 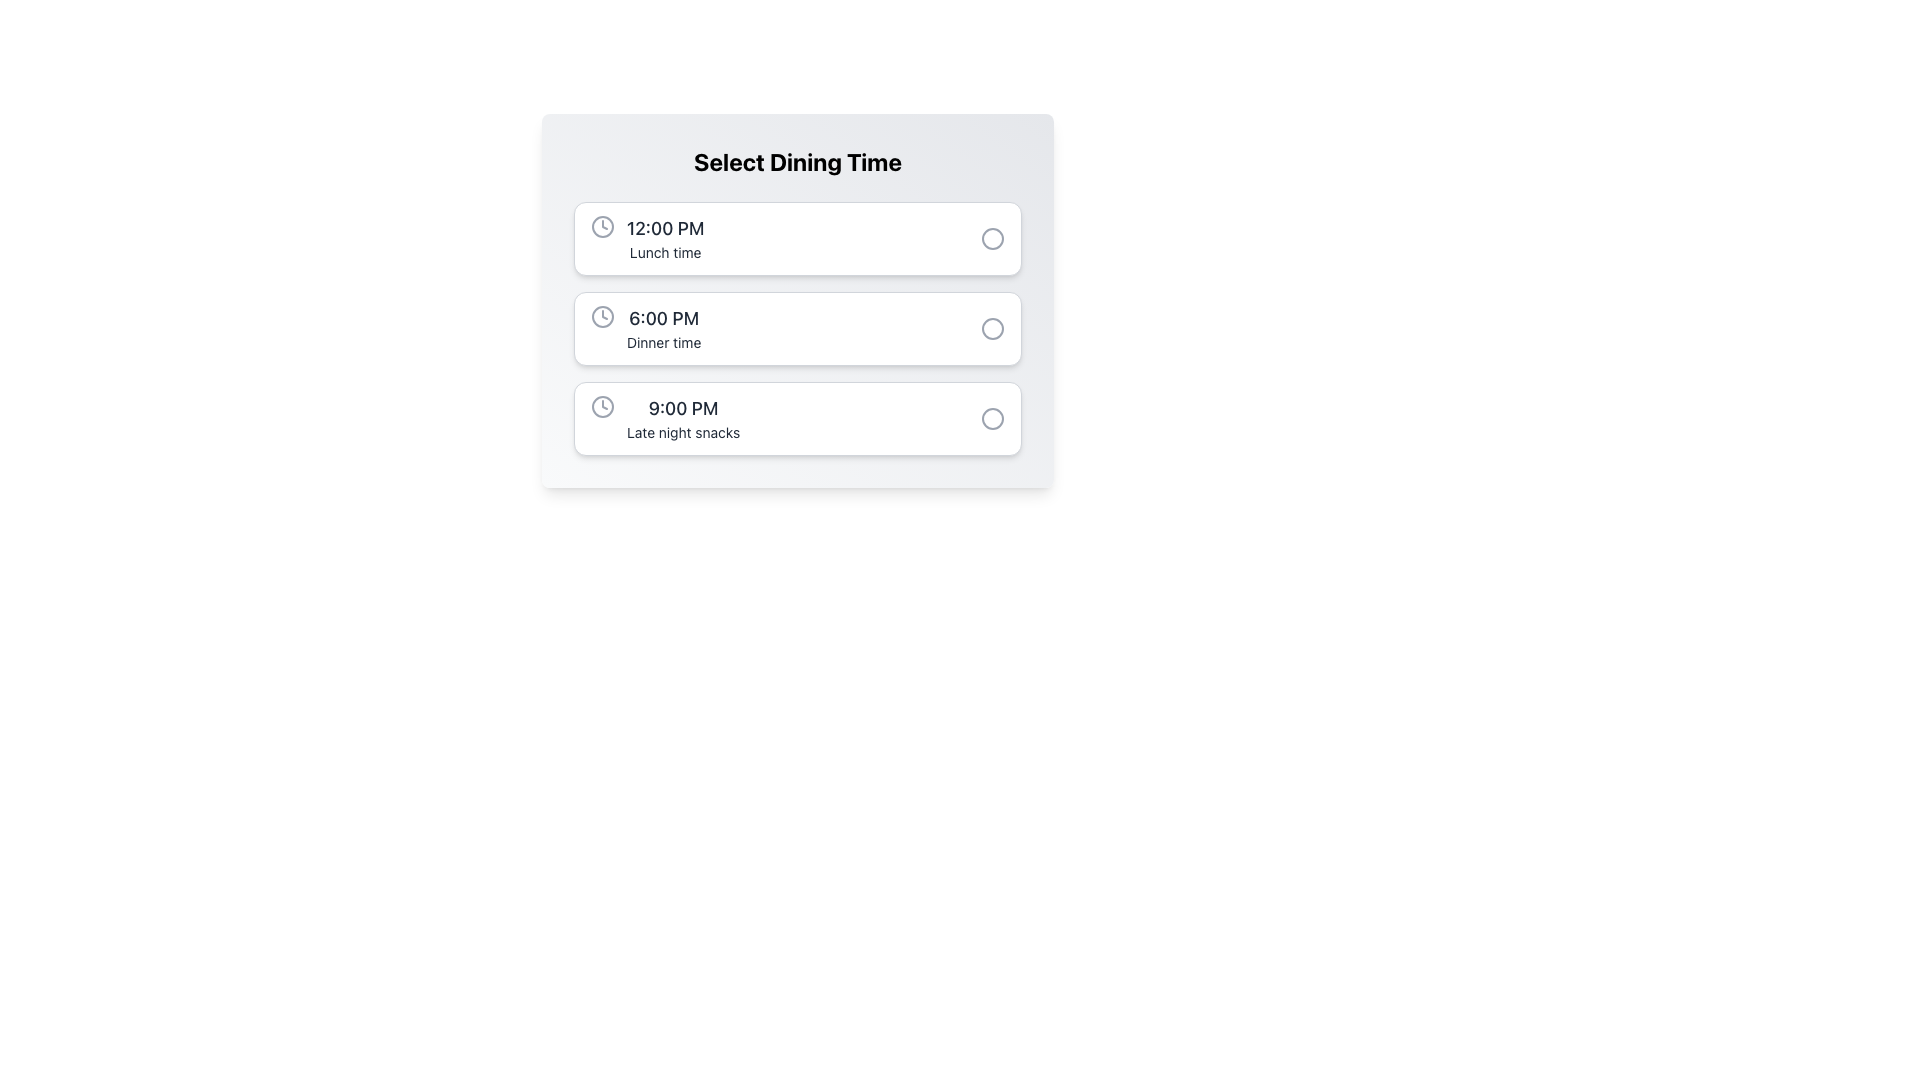 I want to click on the selectable list item for '12:00 PM' labeled as 'Lunch time' to choose this dining time option, so click(x=647, y=238).